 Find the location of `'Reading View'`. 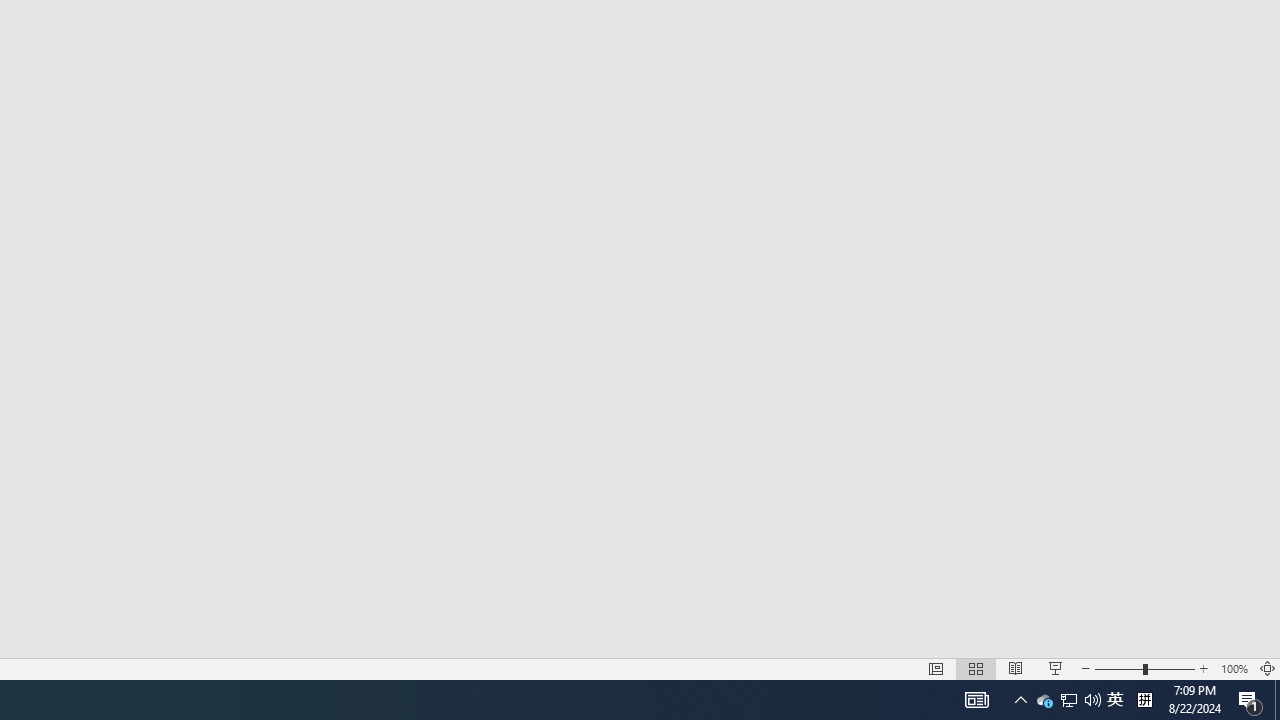

'Reading View' is located at coordinates (1015, 669).